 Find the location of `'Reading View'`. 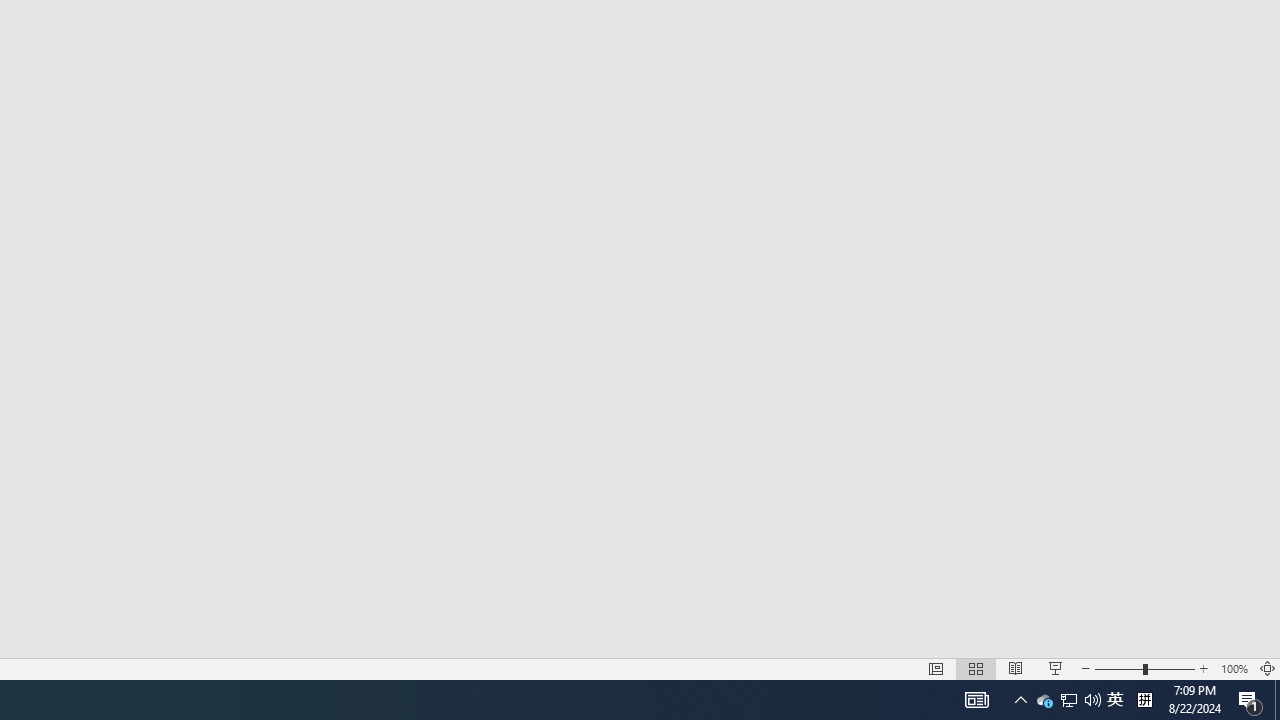

'Reading View' is located at coordinates (1015, 669).